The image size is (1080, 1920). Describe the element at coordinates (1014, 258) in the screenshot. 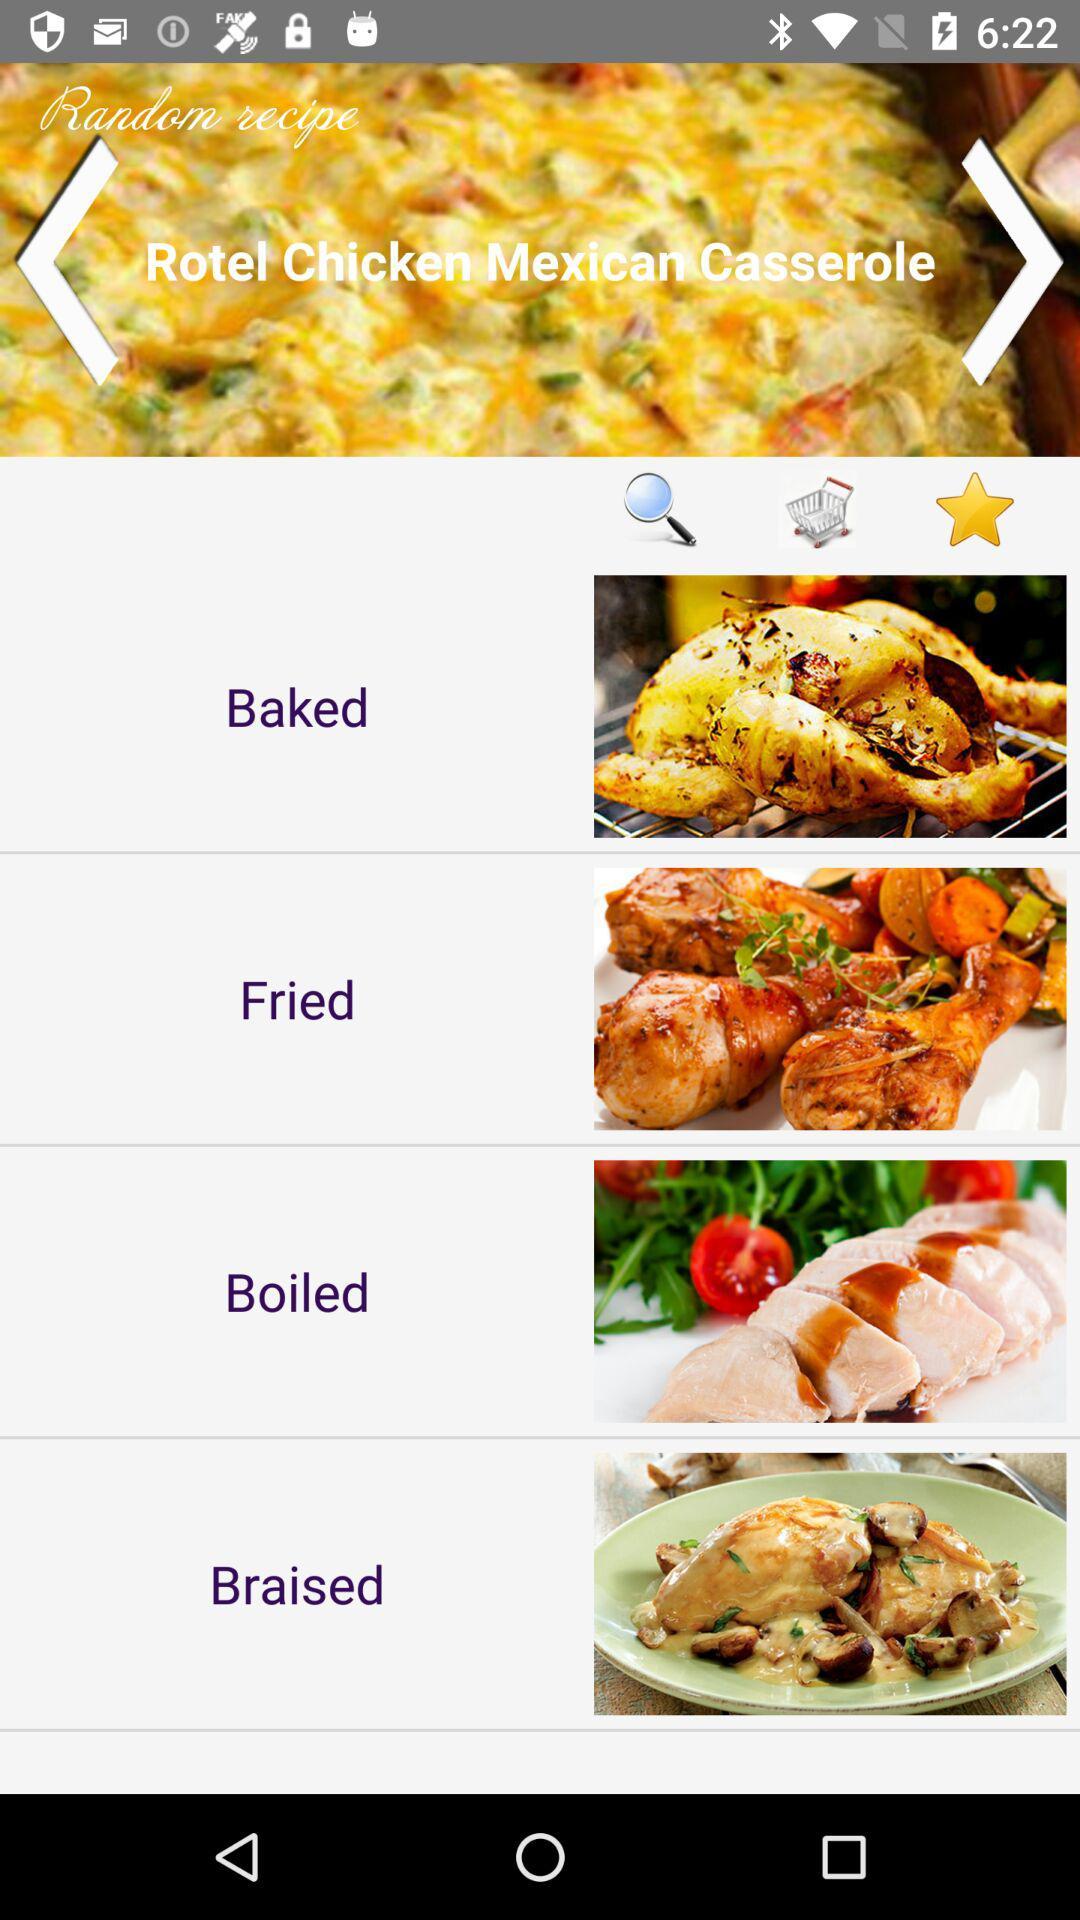

I see `next photos` at that location.